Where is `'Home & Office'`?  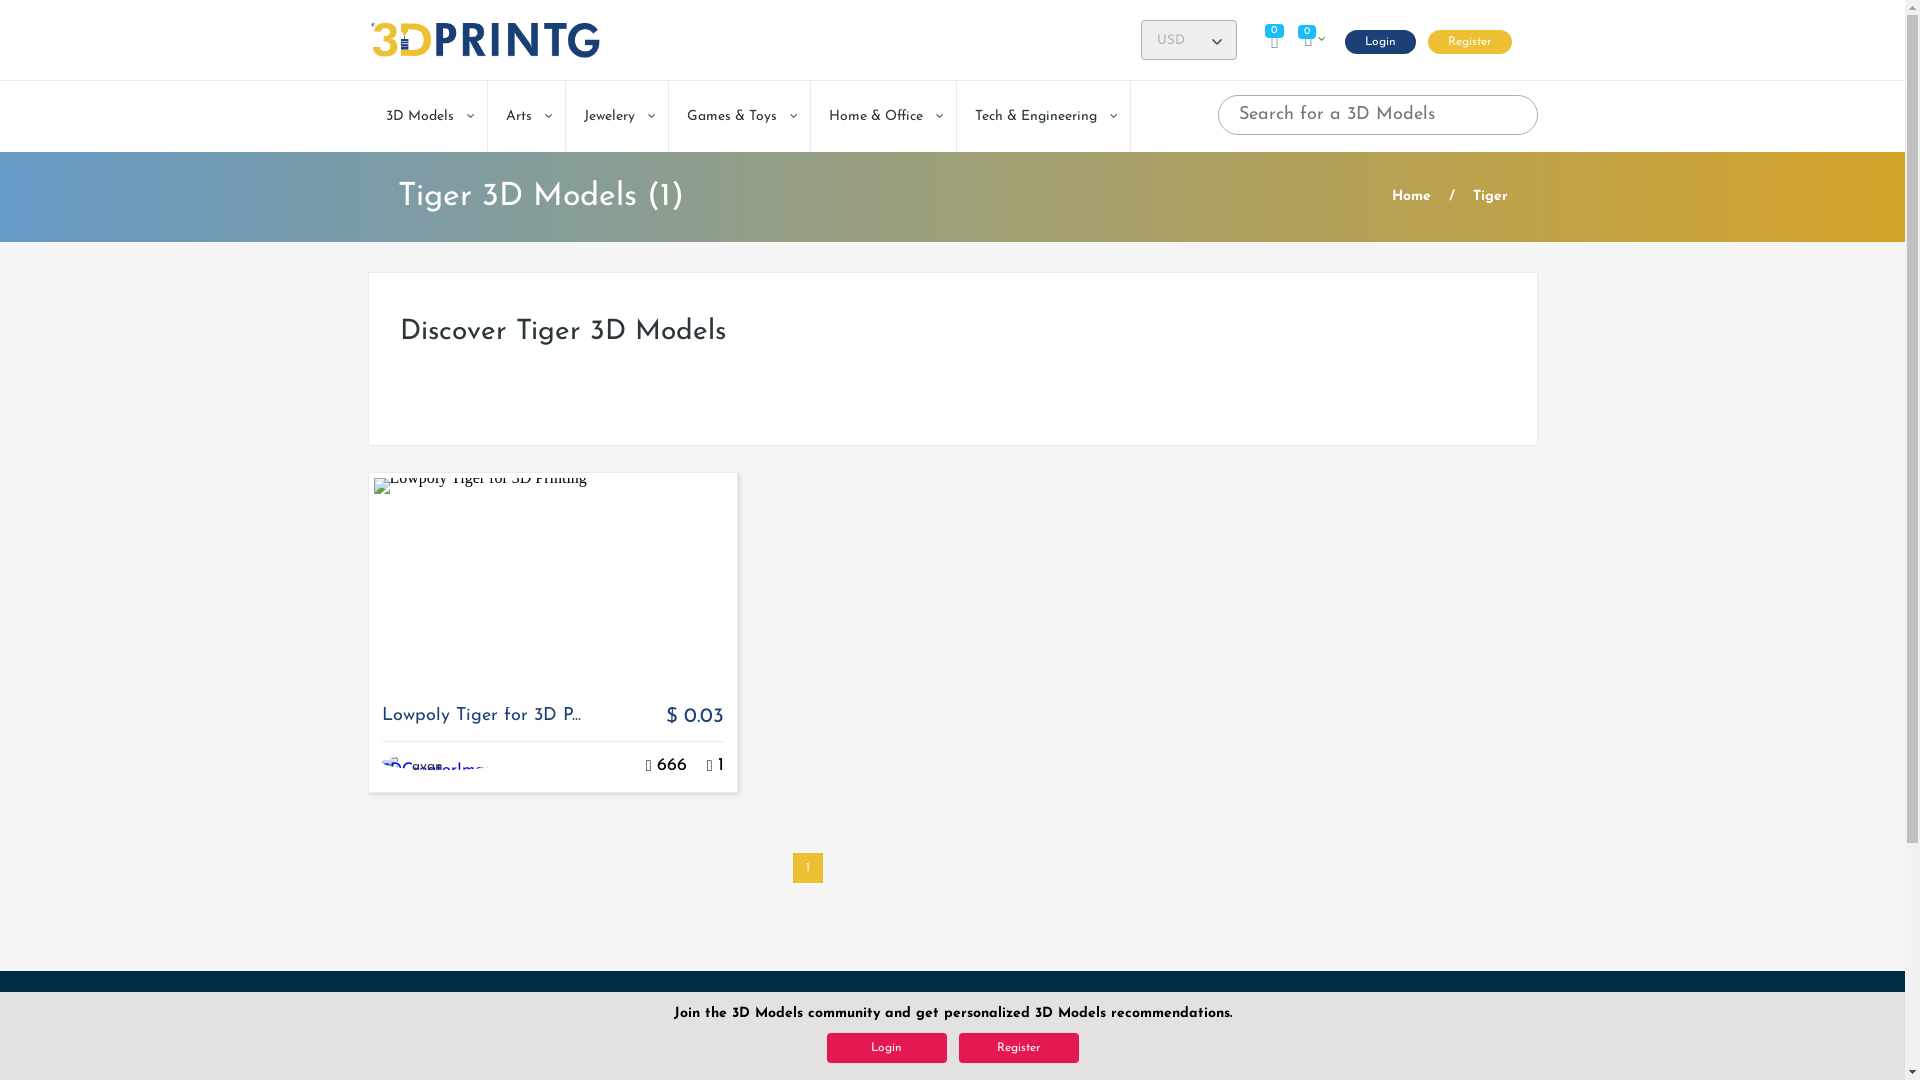 'Home & Office' is located at coordinates (881, 116).